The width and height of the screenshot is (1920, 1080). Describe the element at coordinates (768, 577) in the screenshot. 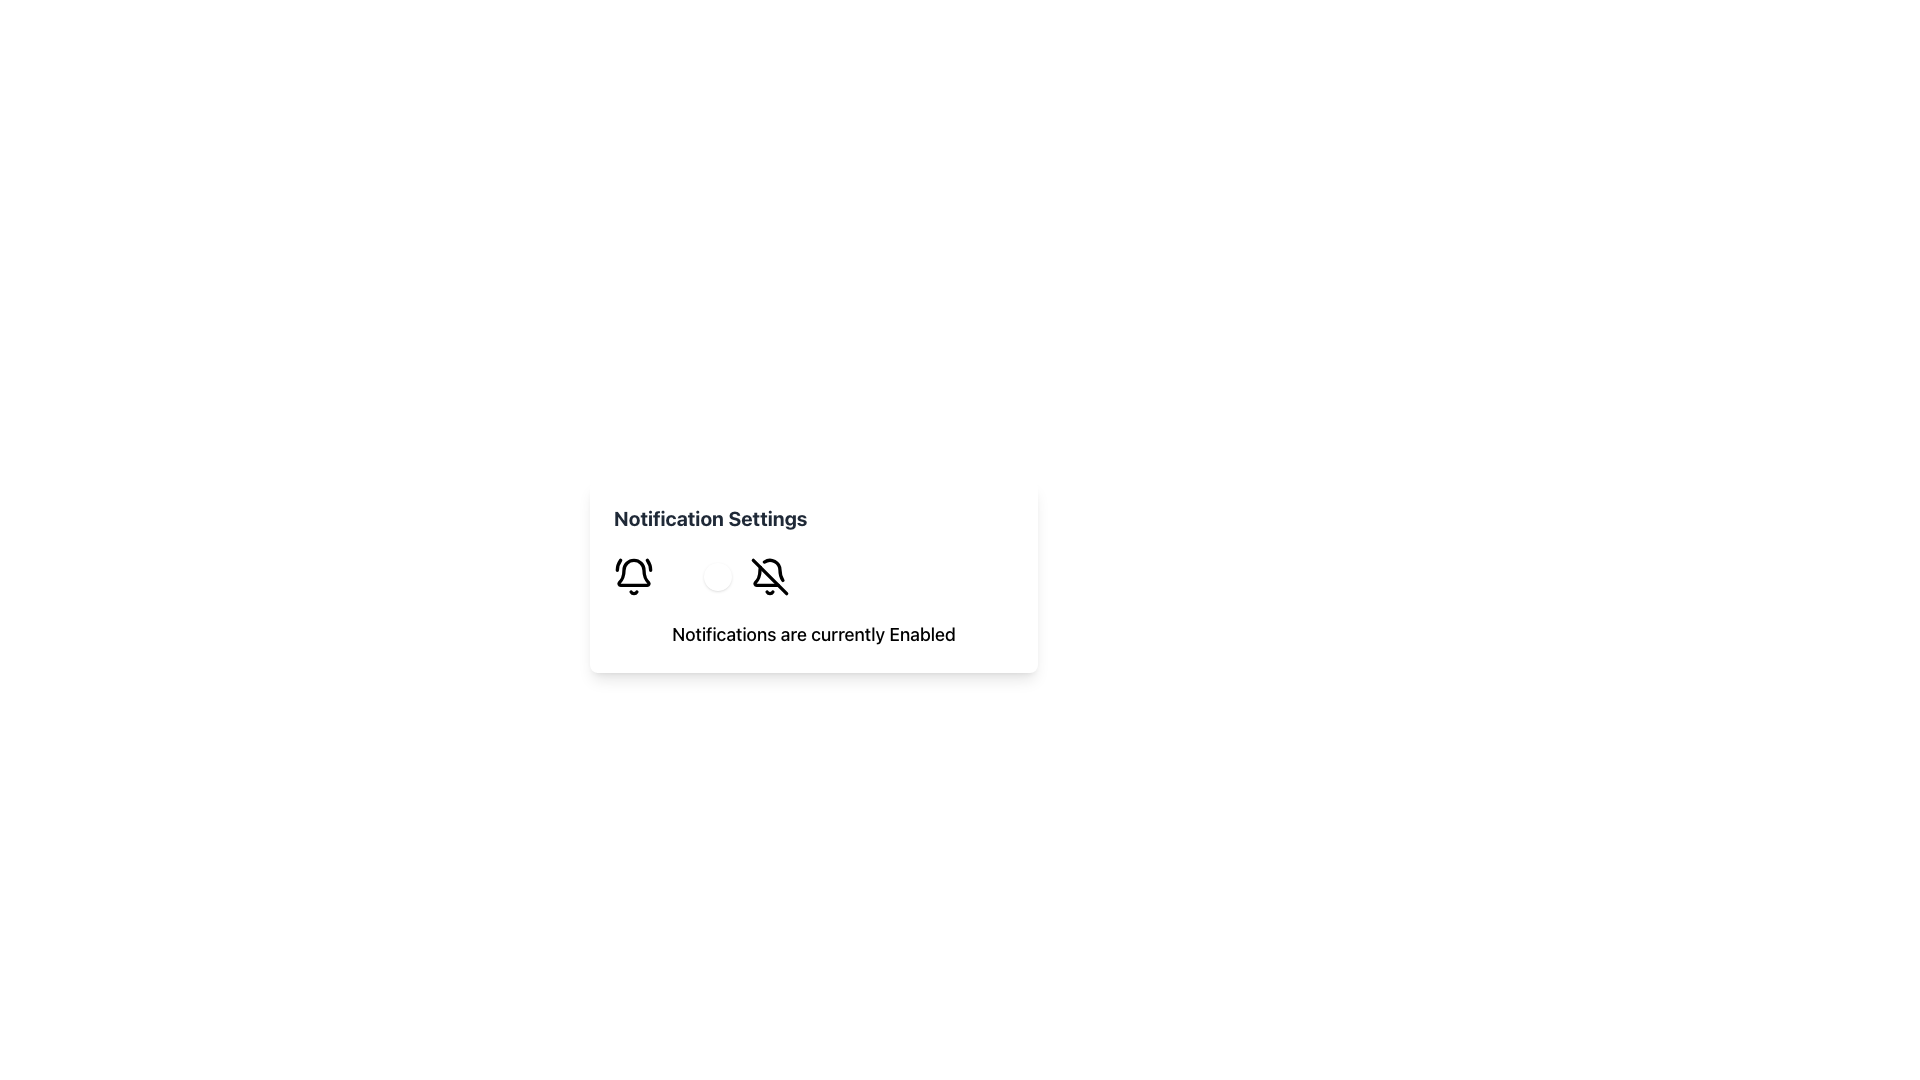

I see `the muted notification bell icon, which is red and has a slash through it, located in the 'Notification Settings' section` at that location.